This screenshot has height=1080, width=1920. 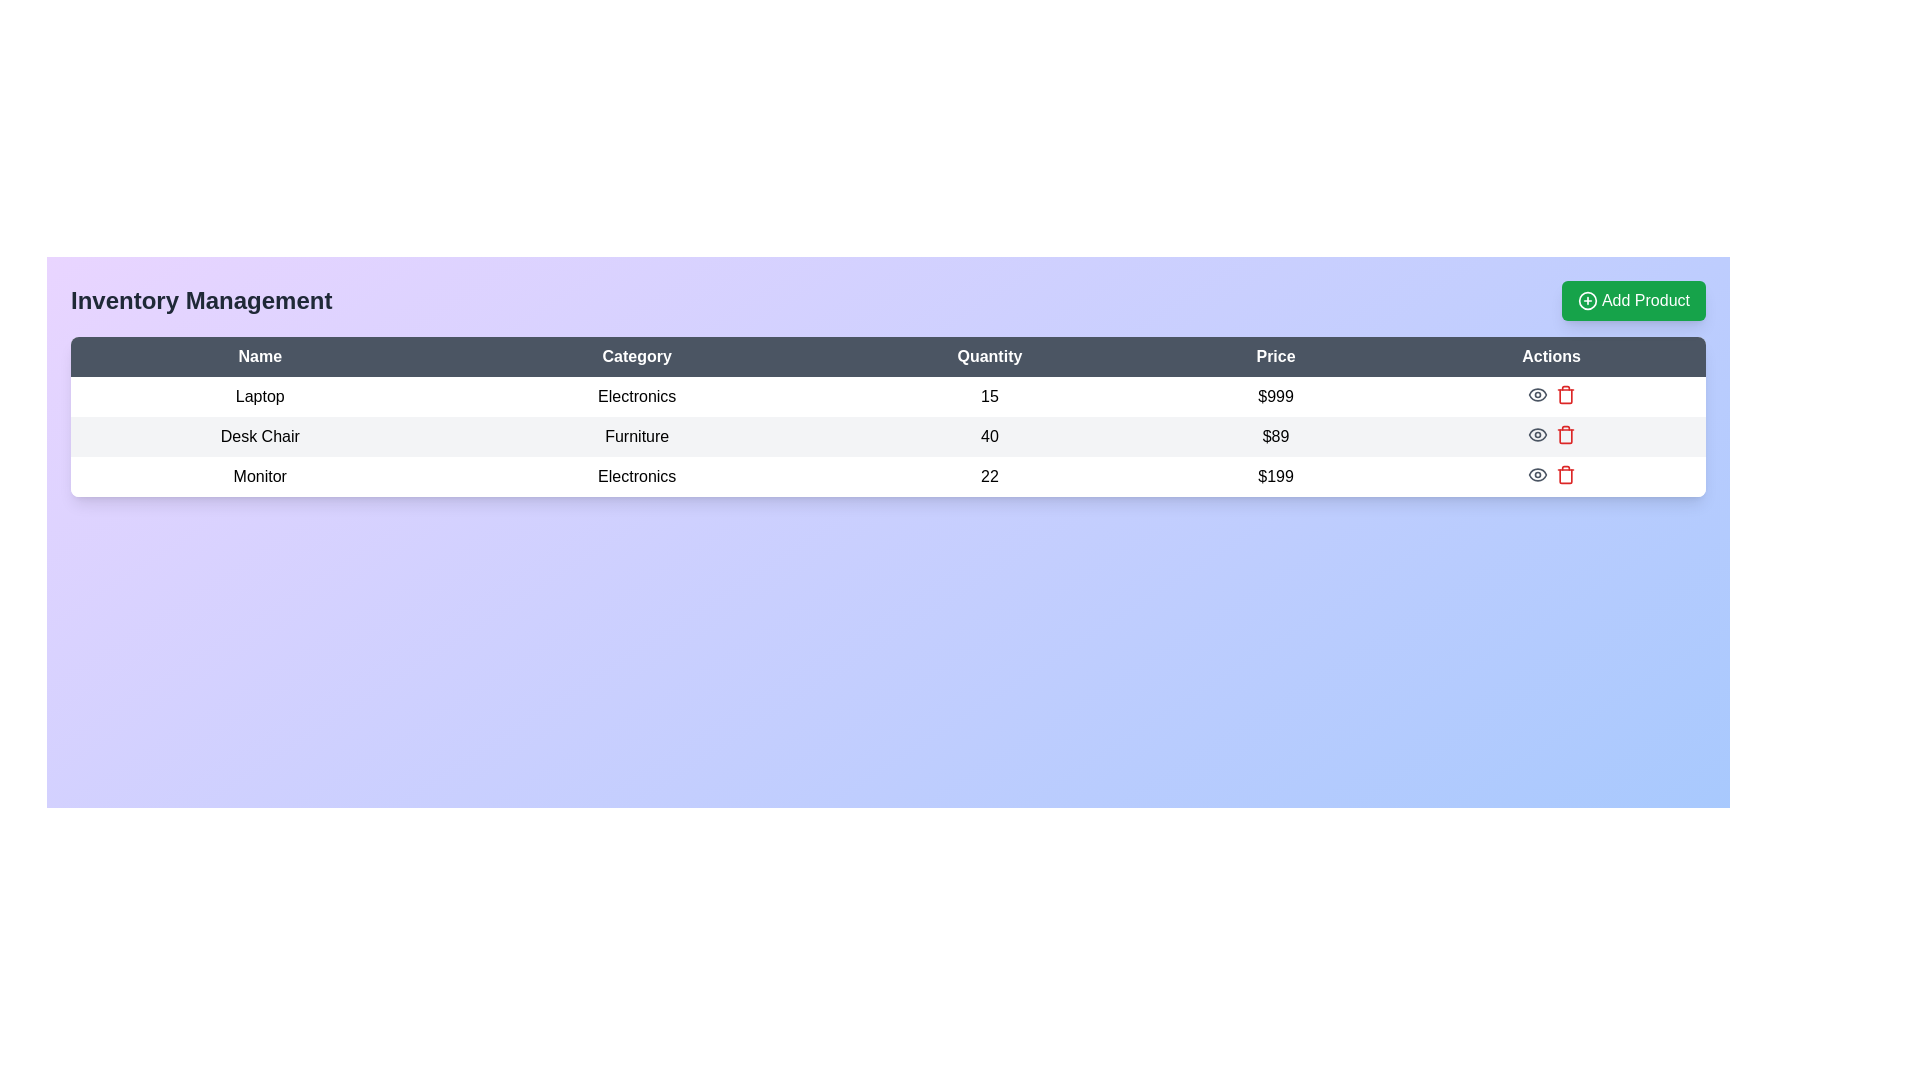 I want to click on the table cell containing the text 'Furniture', which is the second cell in the row that starts with 'Desk Chair', so click(x=636, y=435).